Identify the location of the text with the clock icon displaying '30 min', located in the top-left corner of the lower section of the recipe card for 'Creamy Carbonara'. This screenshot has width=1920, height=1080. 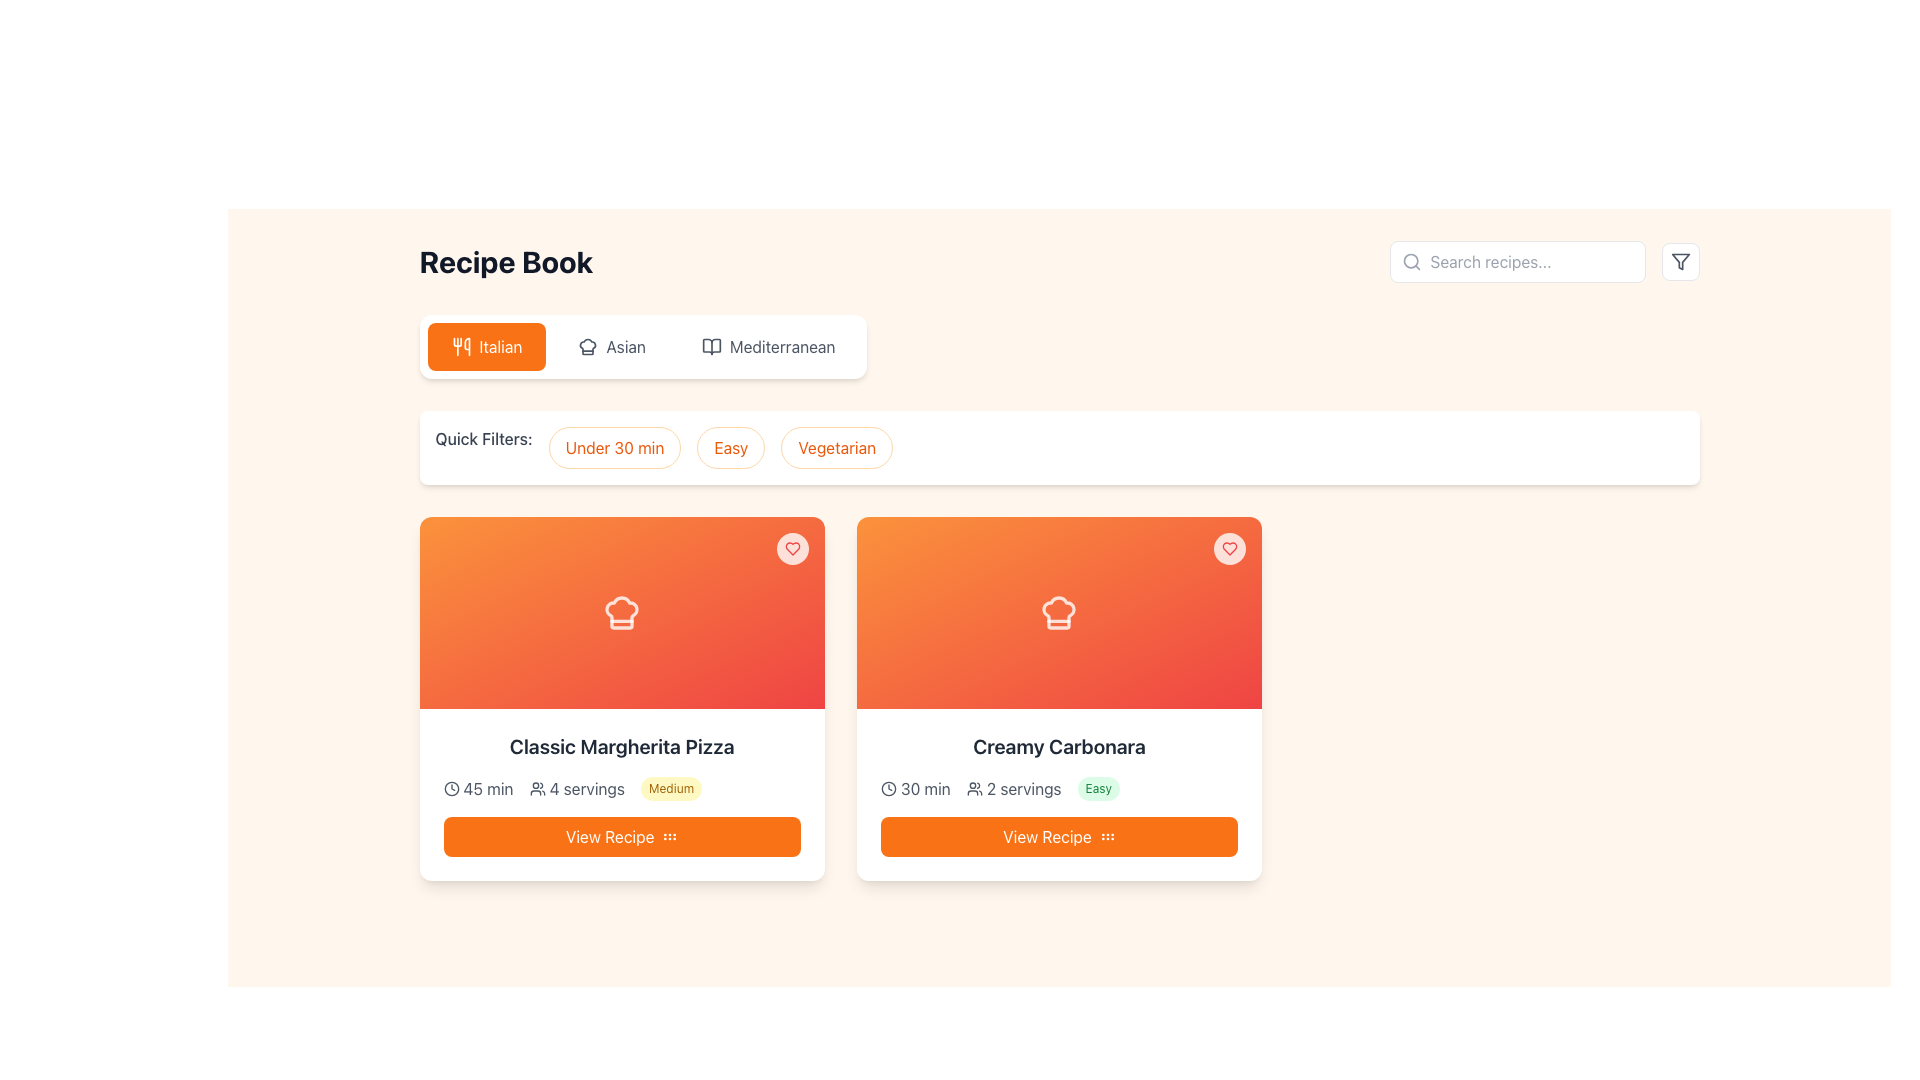
(914, 788).